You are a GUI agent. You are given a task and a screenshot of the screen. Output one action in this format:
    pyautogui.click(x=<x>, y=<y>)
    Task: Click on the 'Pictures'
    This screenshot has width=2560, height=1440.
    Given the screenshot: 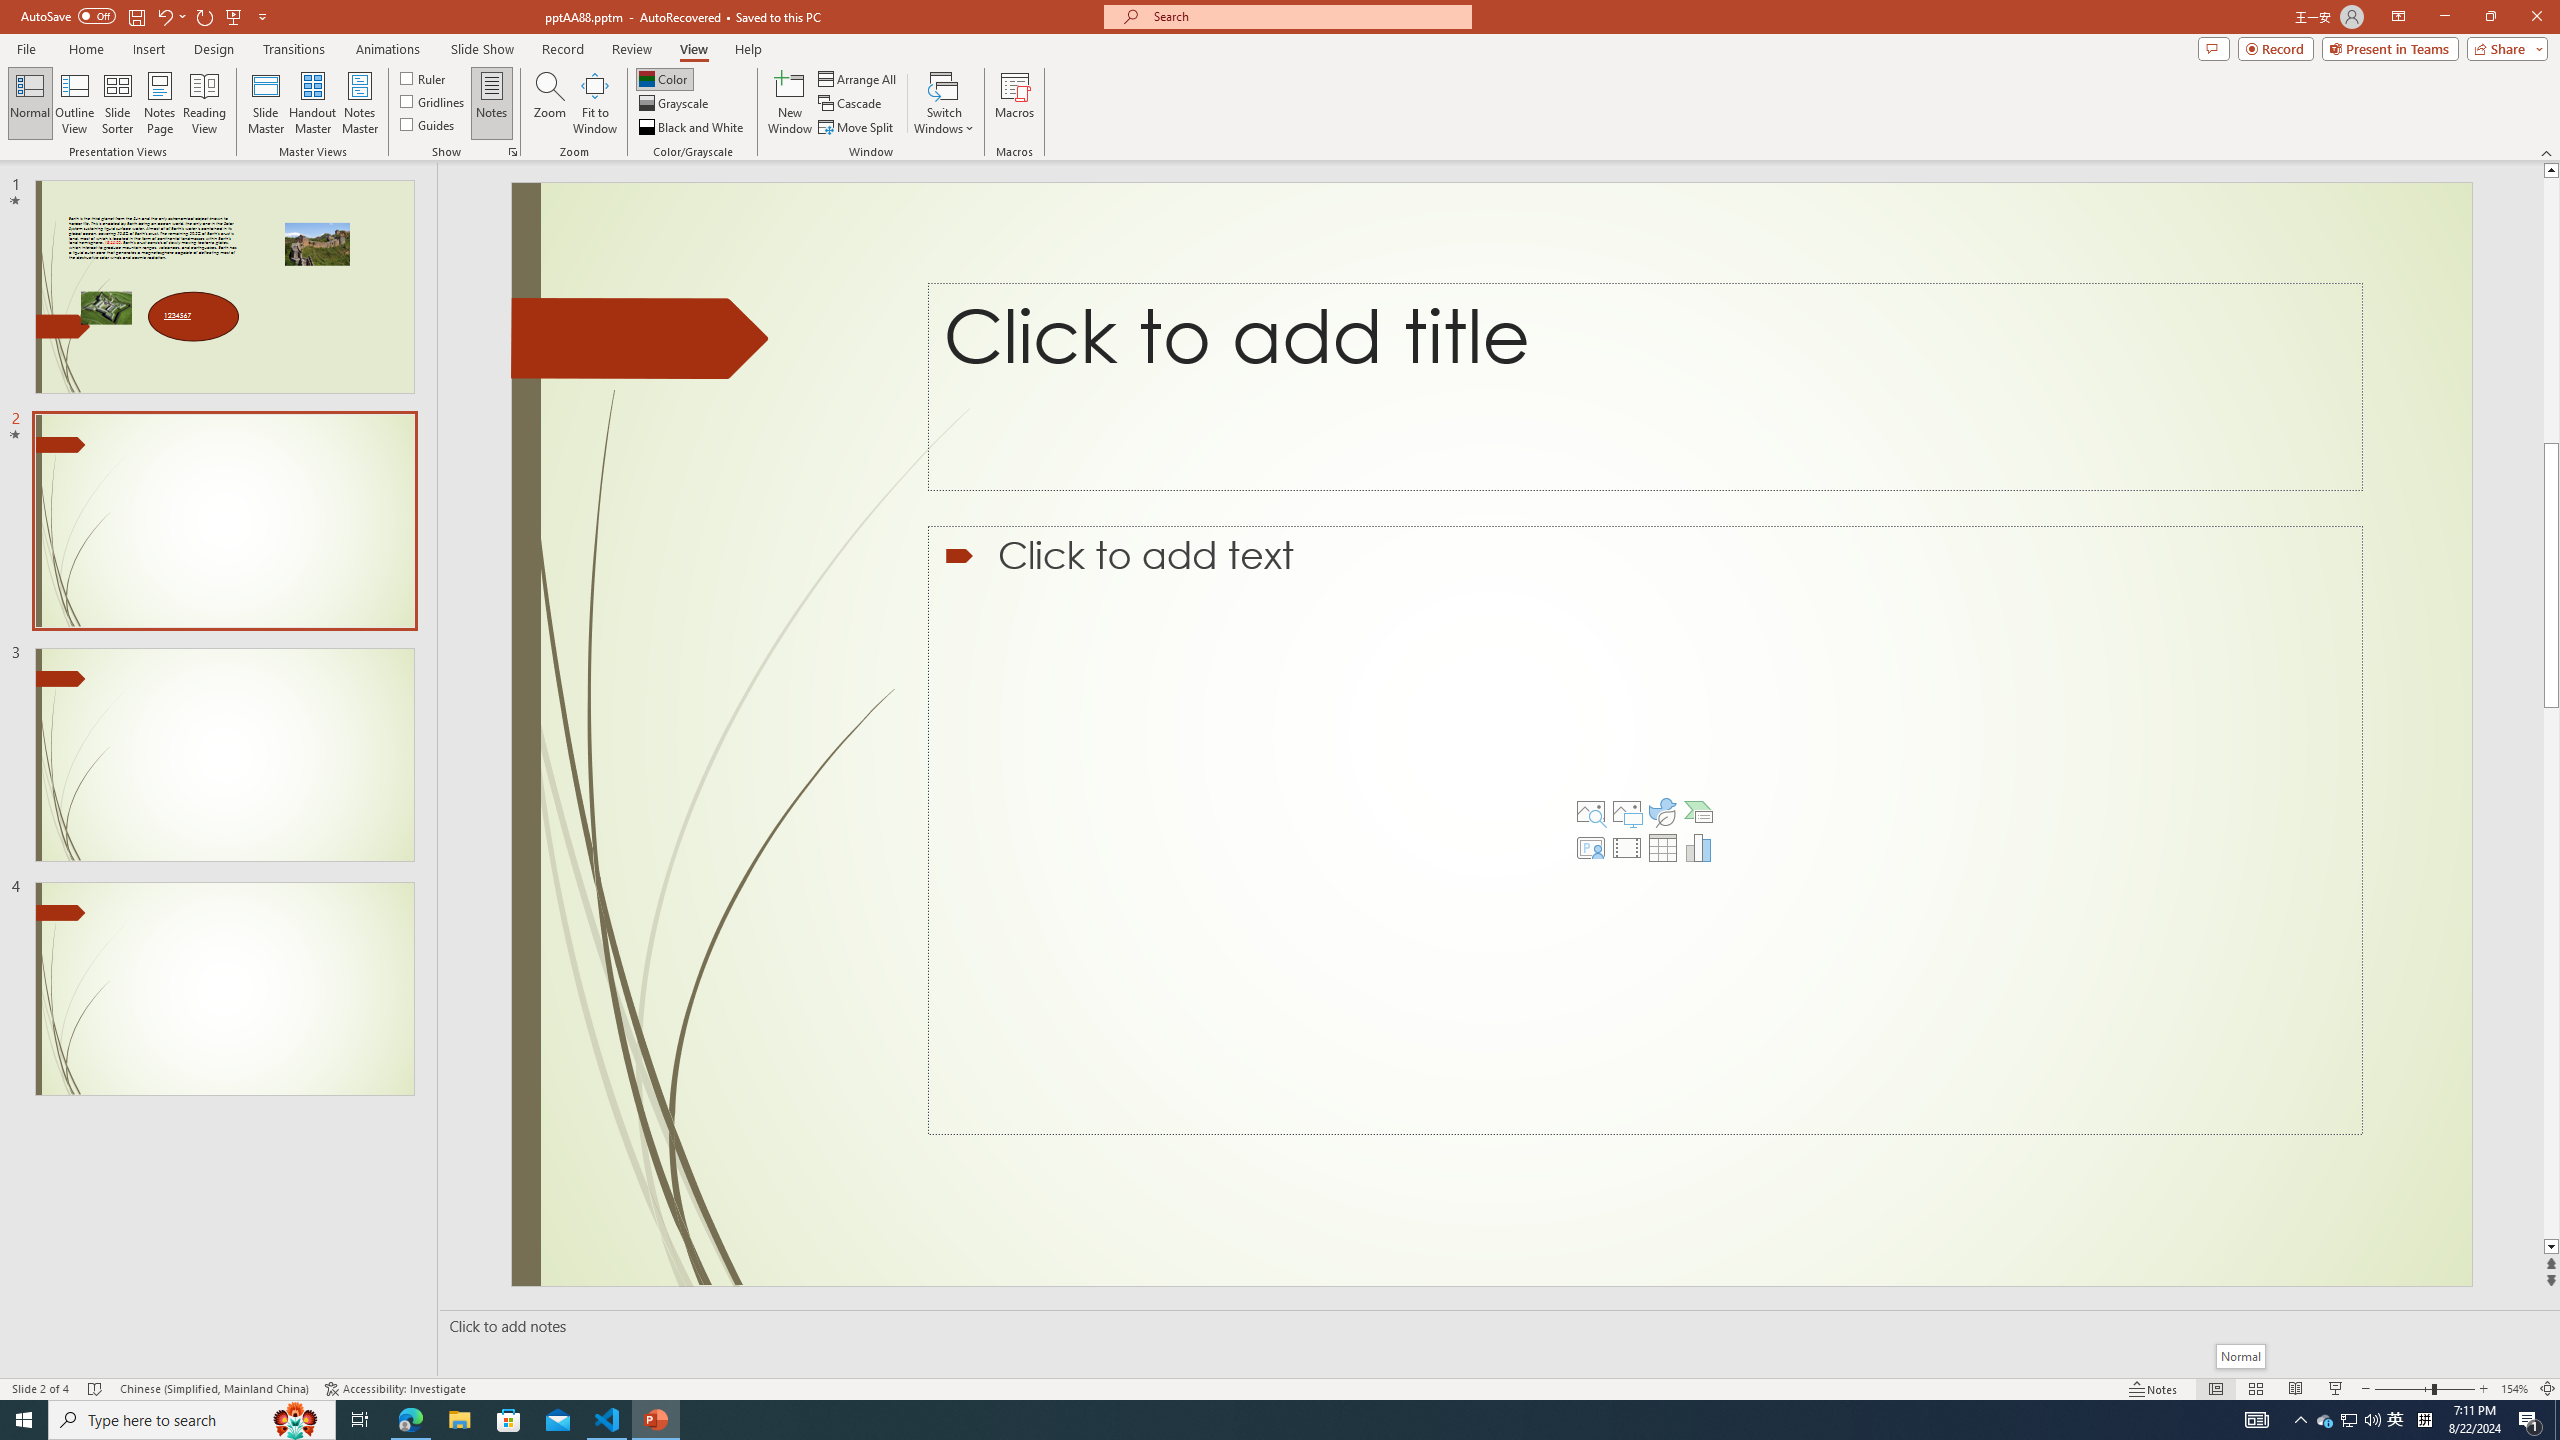 What is the action you would take?
    pyautogui.click(x=1626, y=811)
    